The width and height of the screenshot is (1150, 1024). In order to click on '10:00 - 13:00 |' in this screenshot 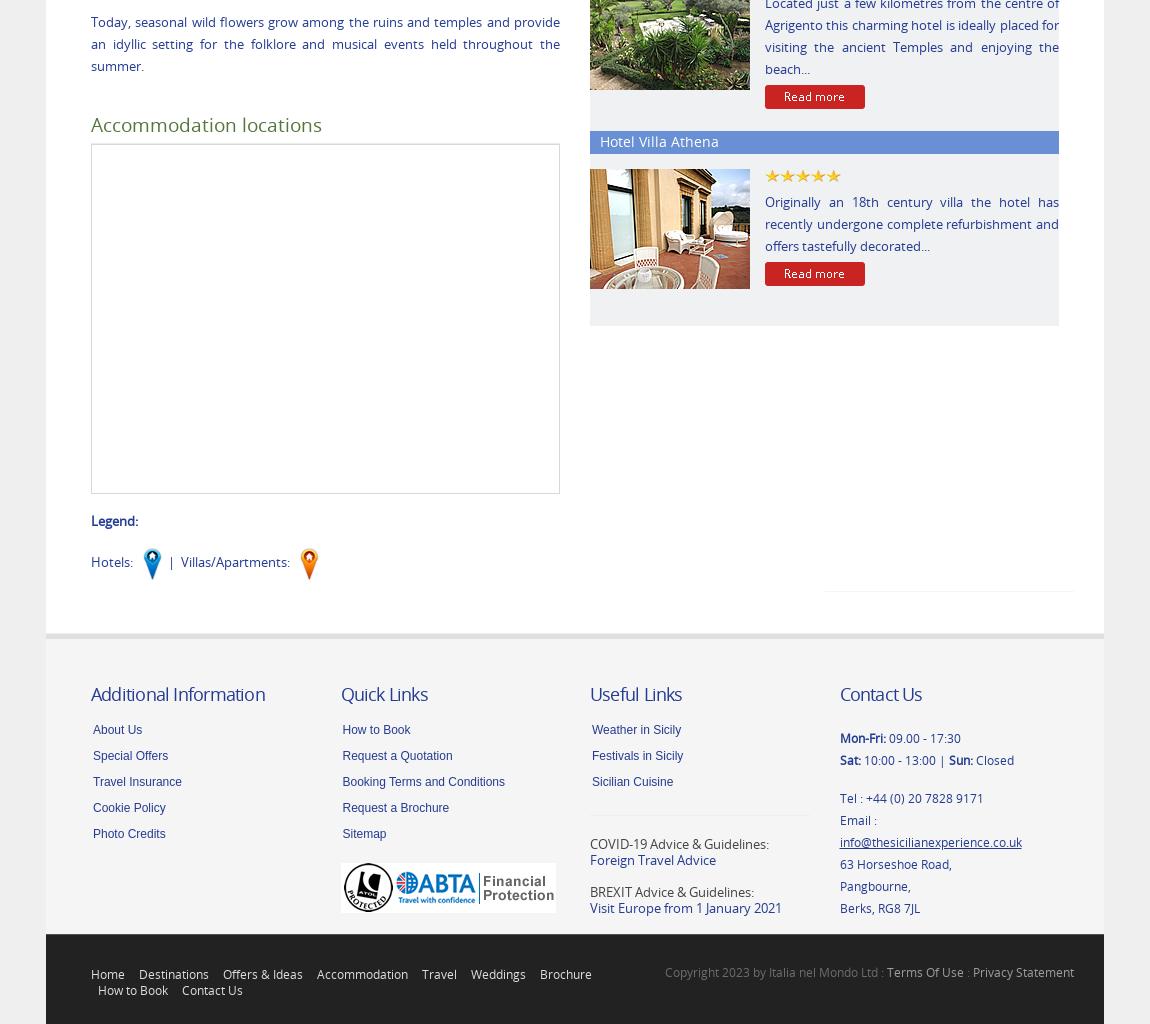, I will do `click(904, 757)`.